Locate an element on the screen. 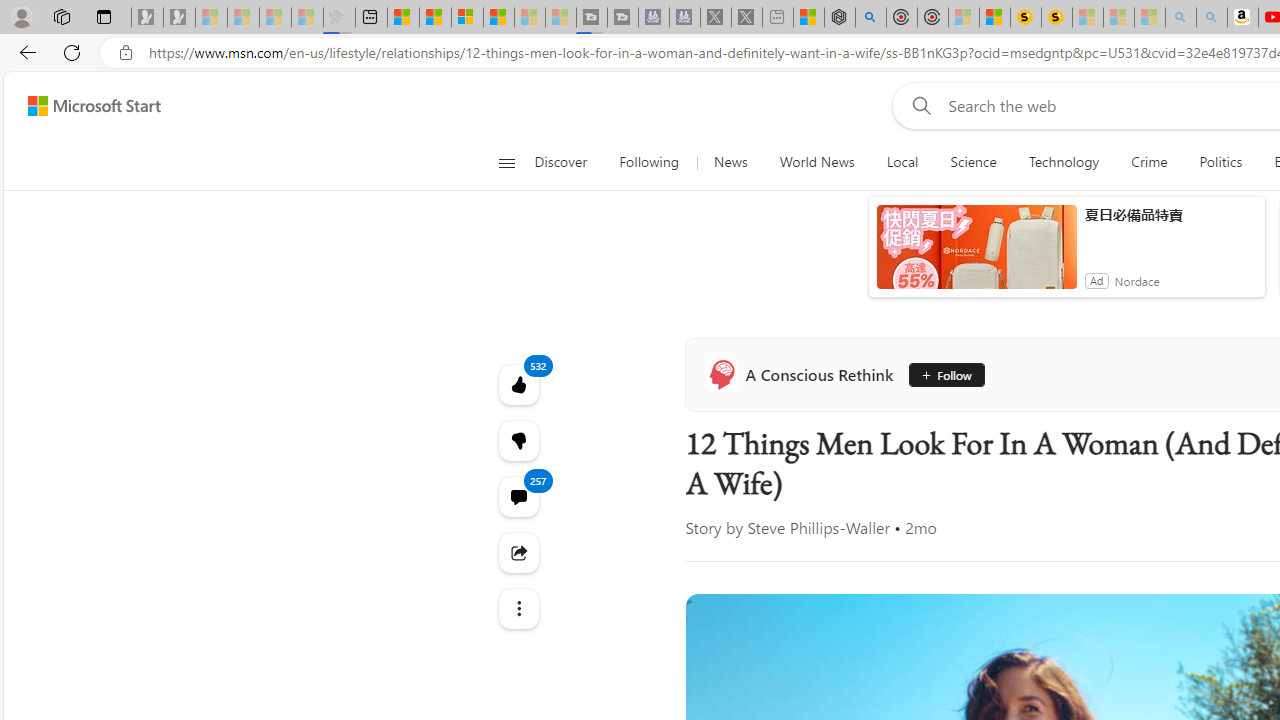 The width and height of the screenshot is (1280, 720). 'Dislike' is located at coordinates (518, 440).